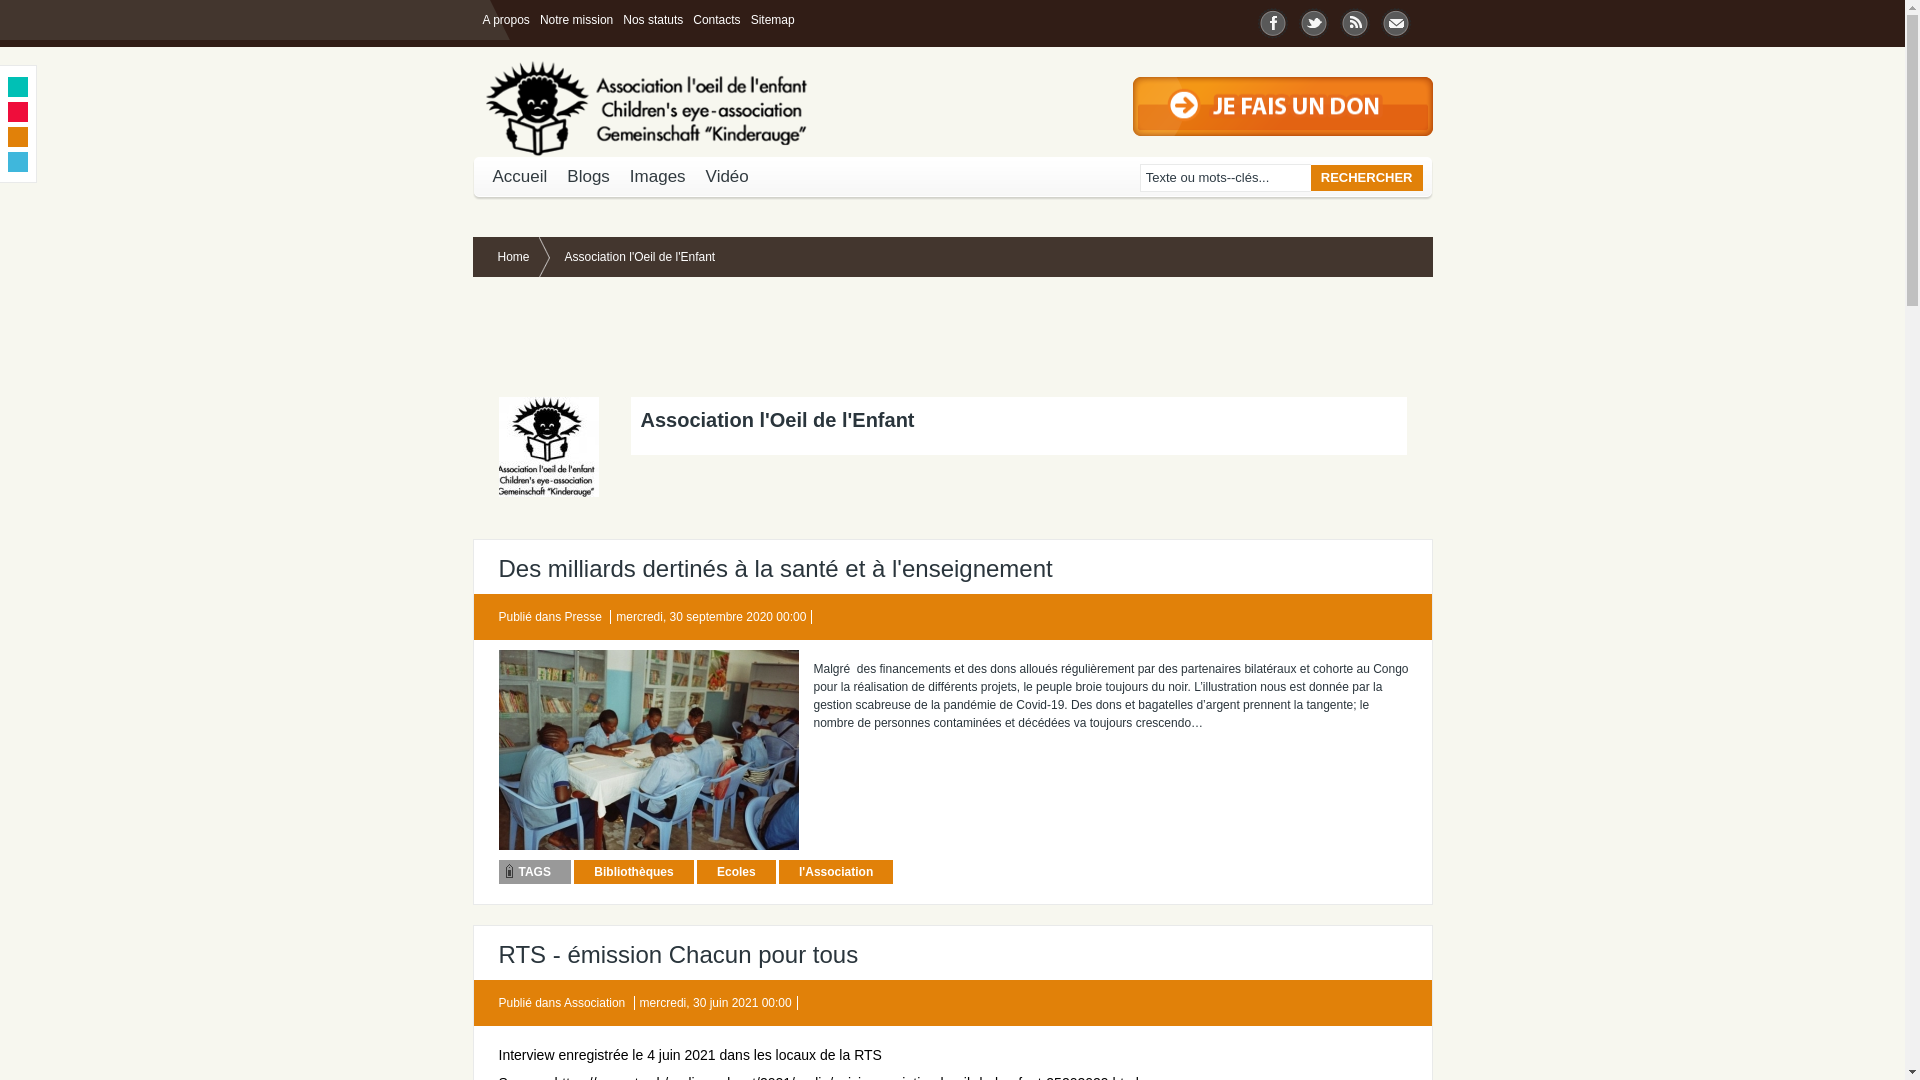  I want to click on 'Nos statuts', so click(652, 19).